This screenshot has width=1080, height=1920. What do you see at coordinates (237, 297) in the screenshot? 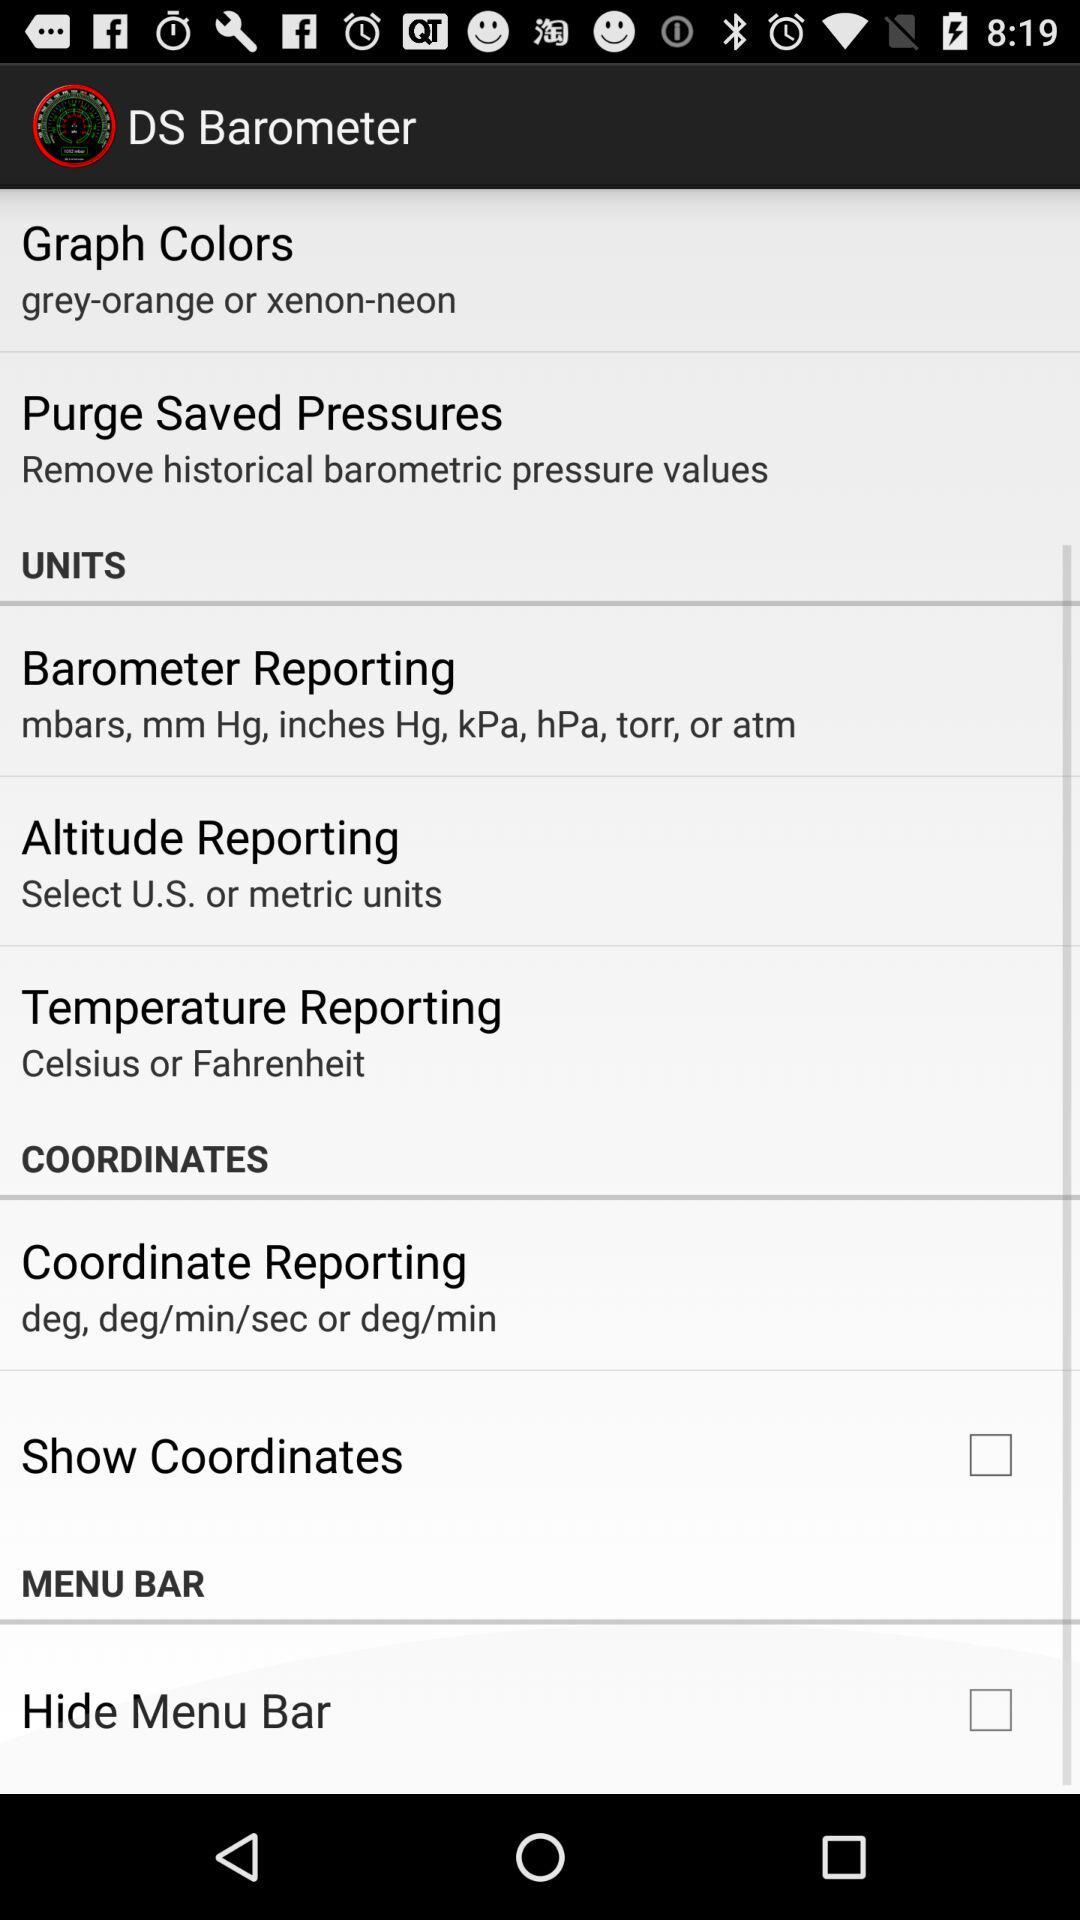
I see `grey orange or` at bounding box center [237, 297].